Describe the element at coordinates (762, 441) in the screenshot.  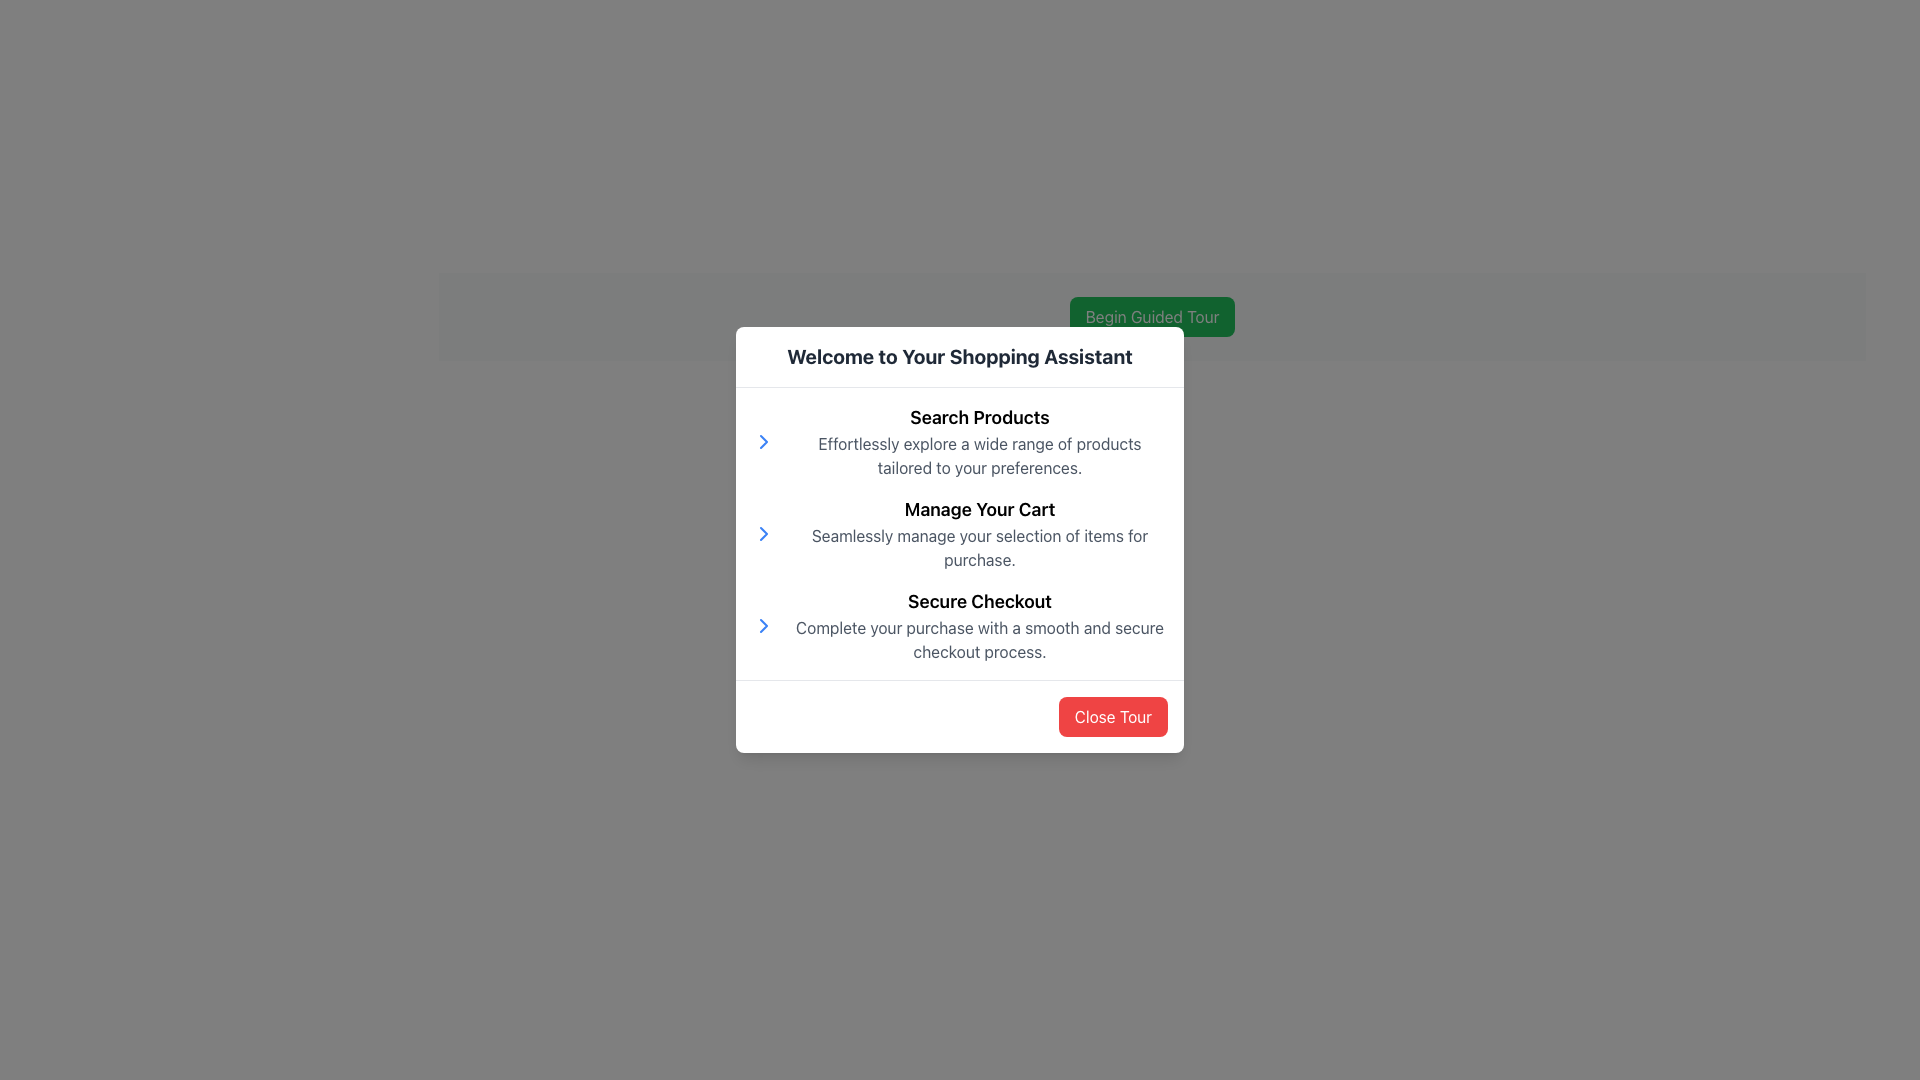
I see `the small right-pointing chevron icon located next to the 'Manage Your Cart' text within the dialog box` at that location.